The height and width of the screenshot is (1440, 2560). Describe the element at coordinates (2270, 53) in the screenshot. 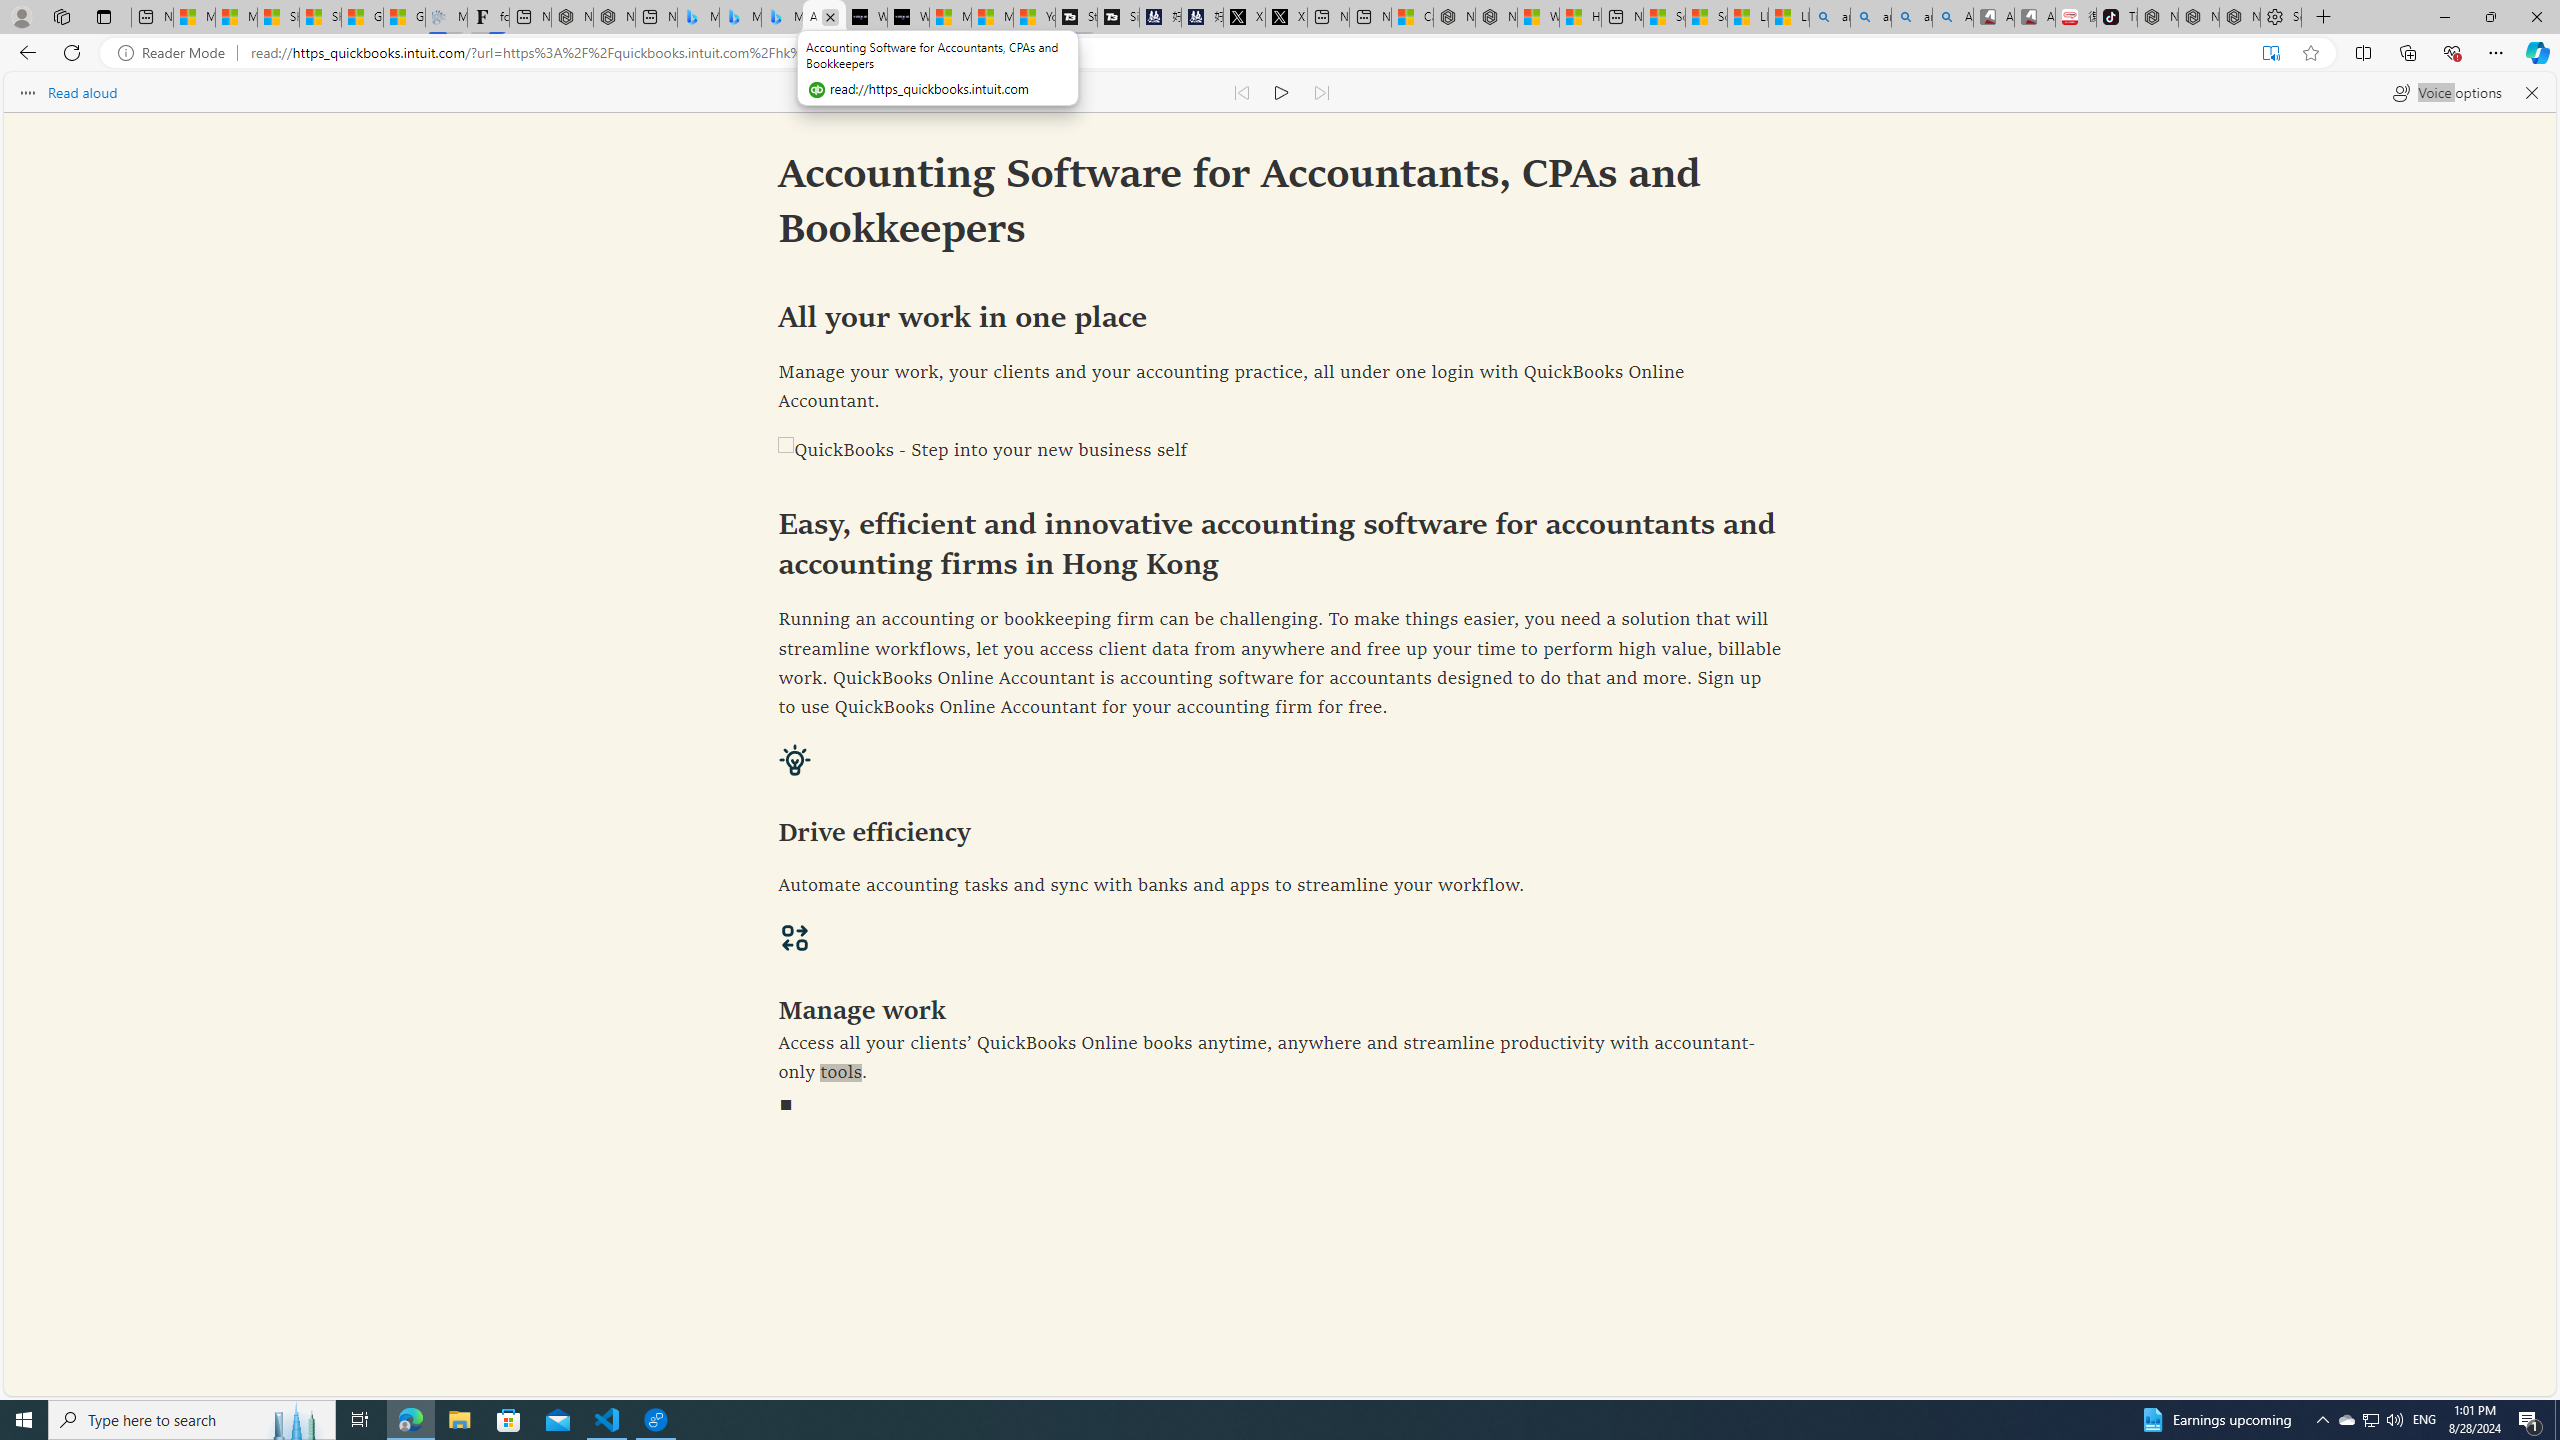

I see `'Exit Immersive Reader (F9)'` at that location.